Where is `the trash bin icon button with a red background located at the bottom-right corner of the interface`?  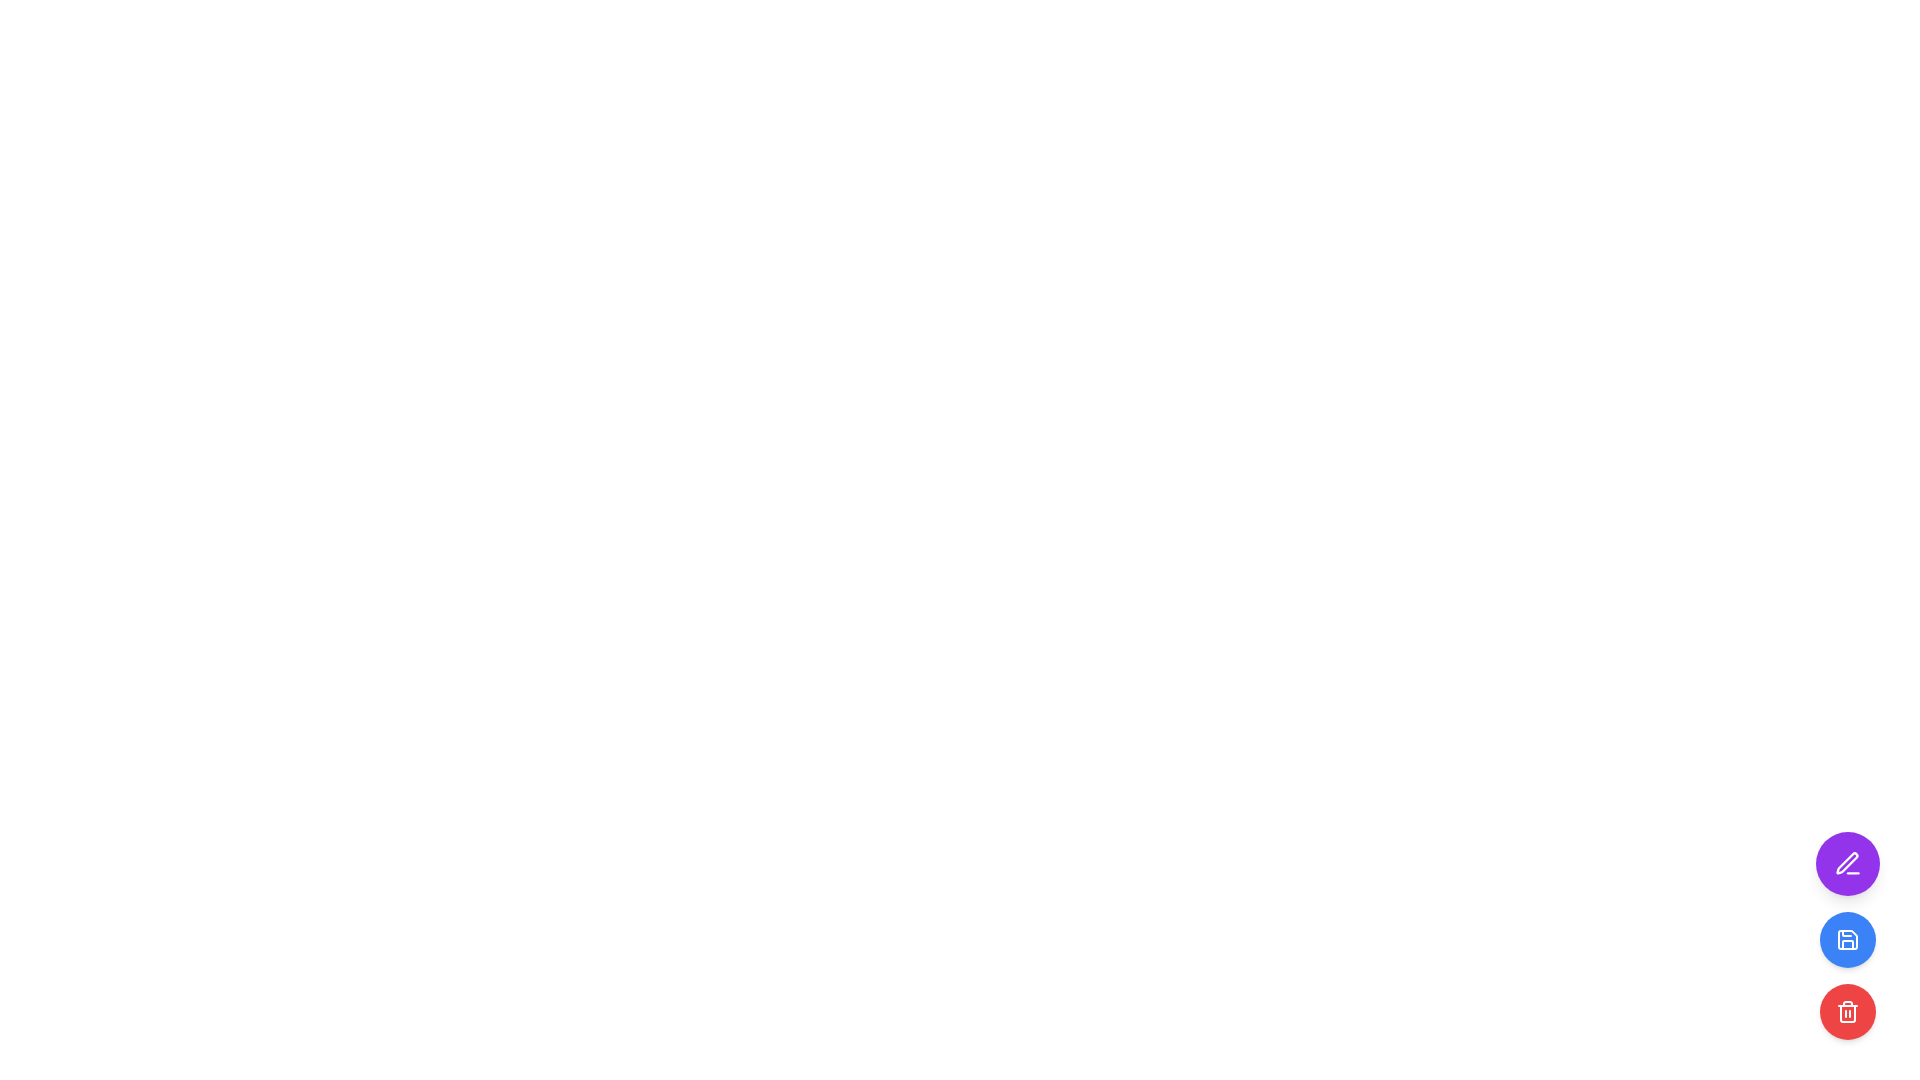
the trash bin icon button with a red background located at the bottom-right corner of the interface is located at coordinates (1847, 1011).